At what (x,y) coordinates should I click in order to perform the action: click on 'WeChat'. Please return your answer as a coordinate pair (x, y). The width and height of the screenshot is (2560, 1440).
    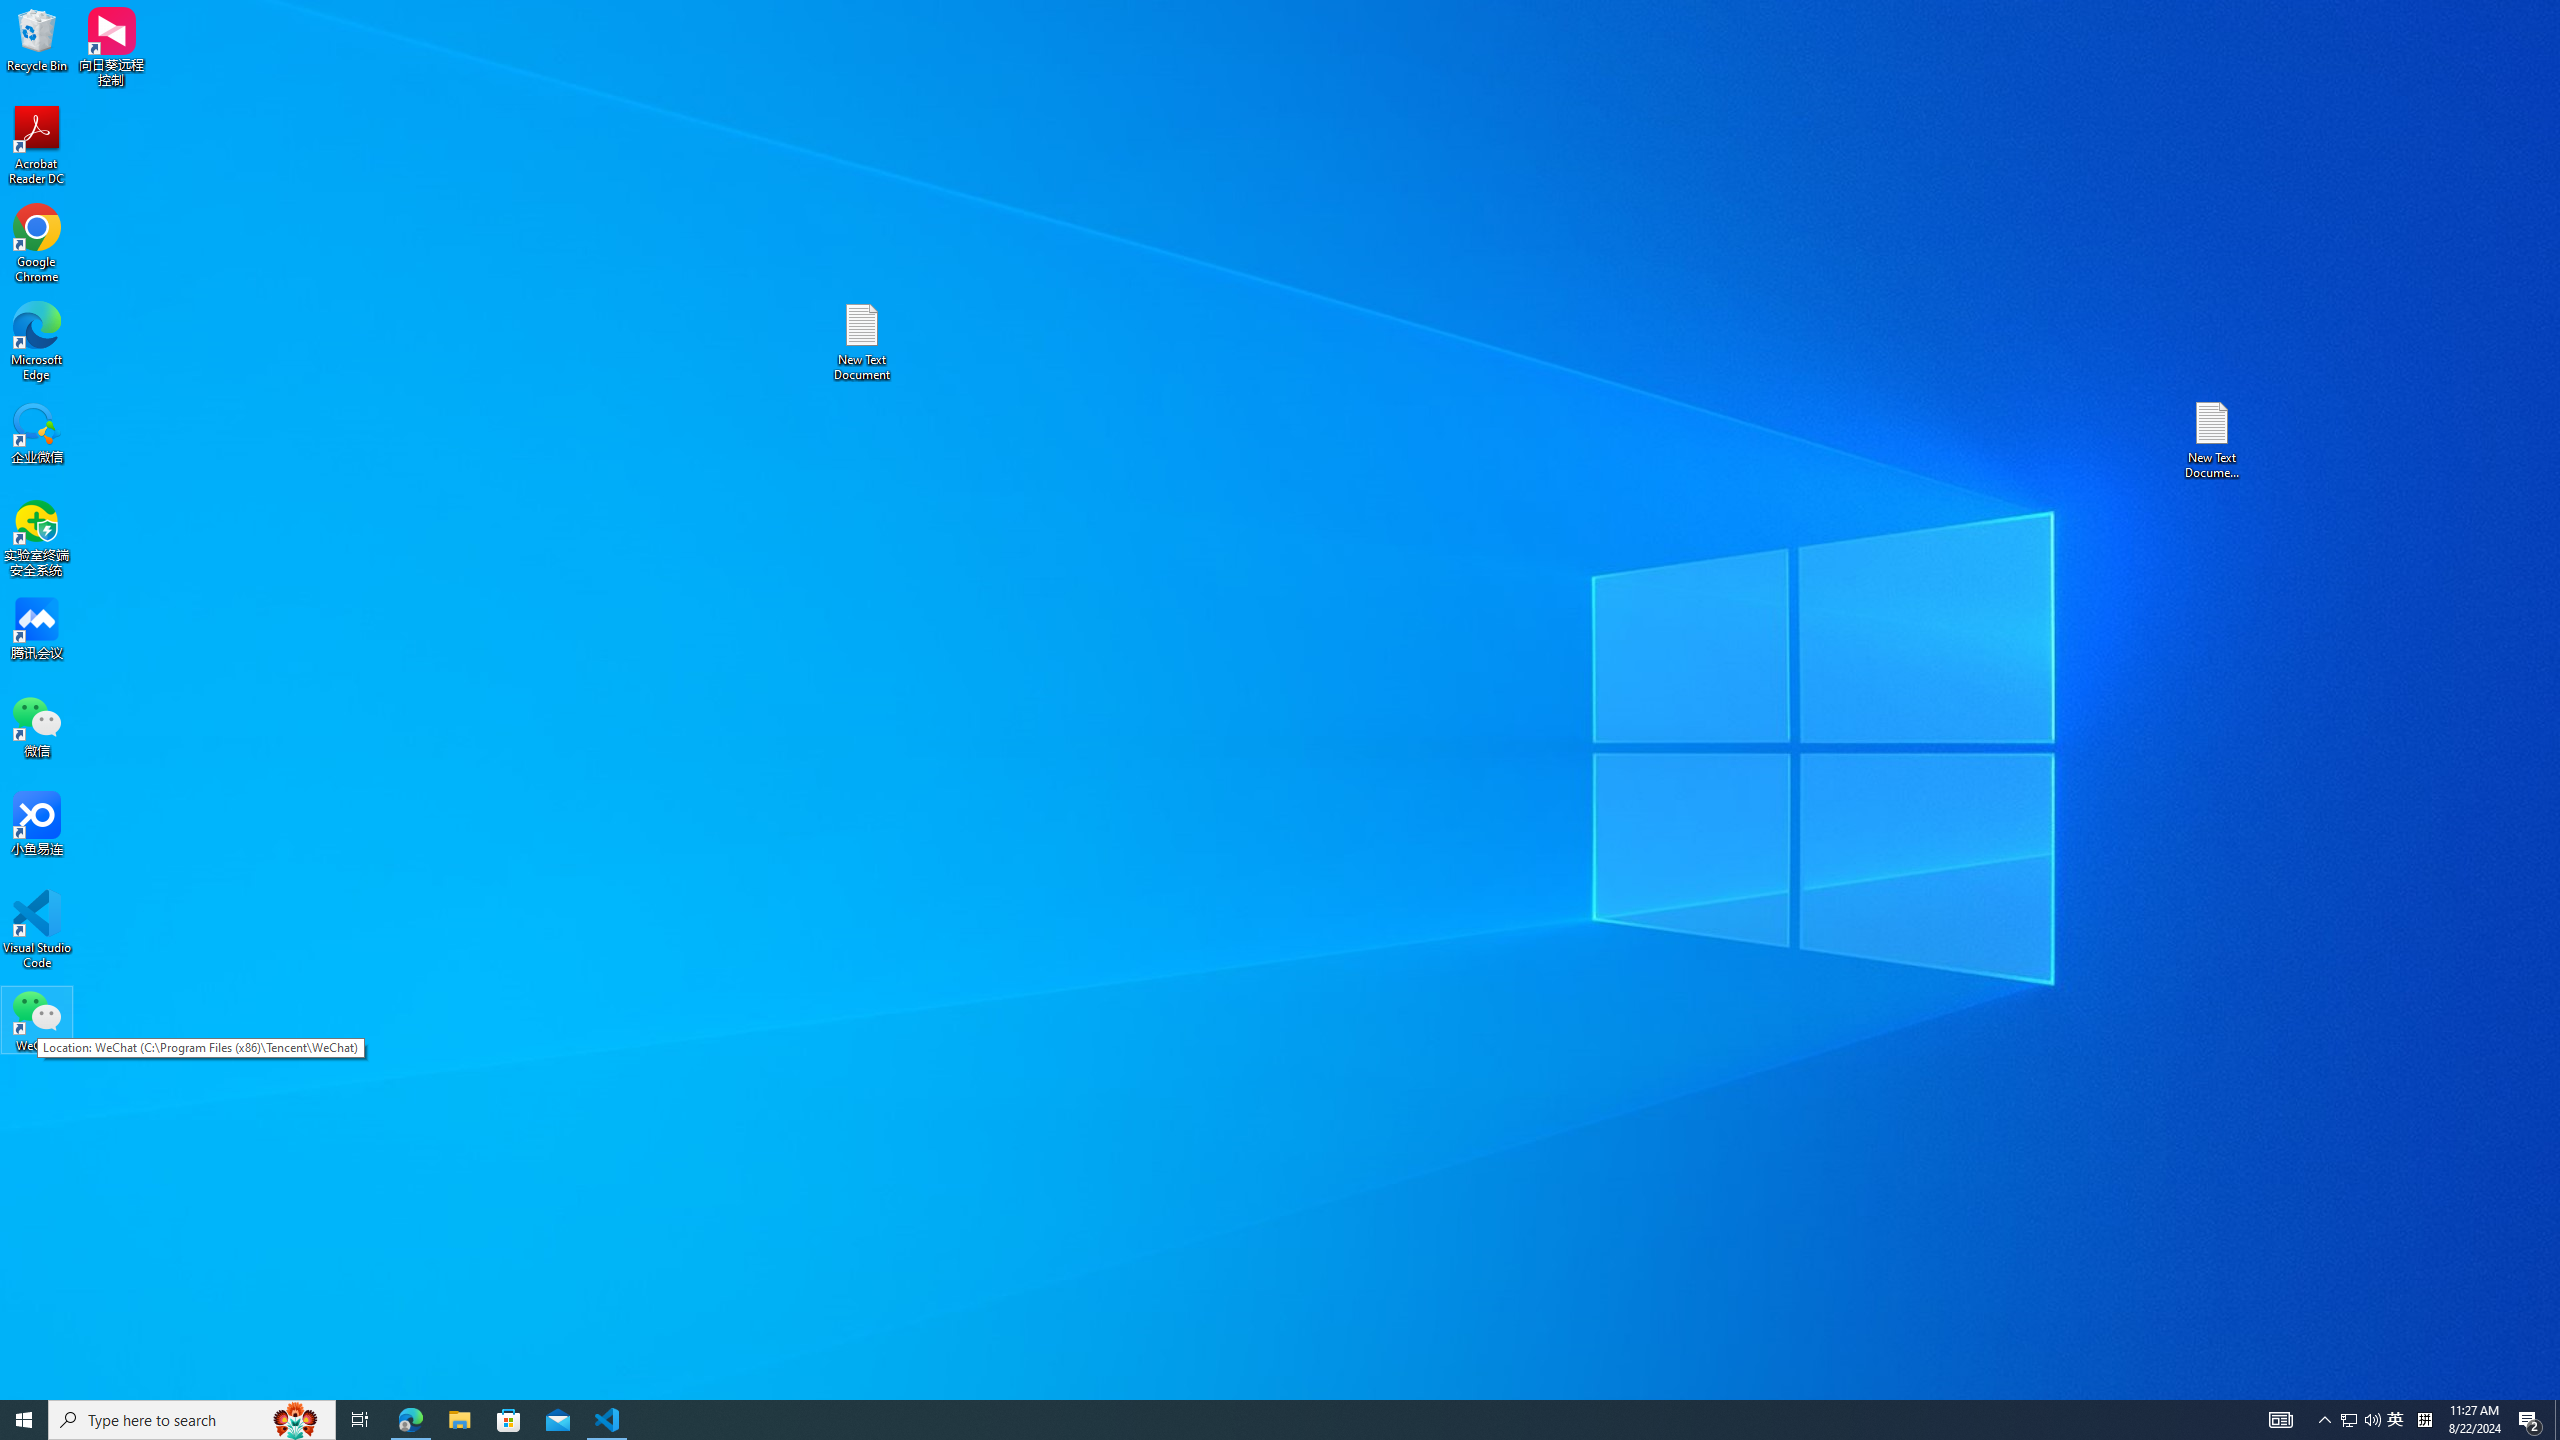
    Looking at the image, I should click on (36, 1019).